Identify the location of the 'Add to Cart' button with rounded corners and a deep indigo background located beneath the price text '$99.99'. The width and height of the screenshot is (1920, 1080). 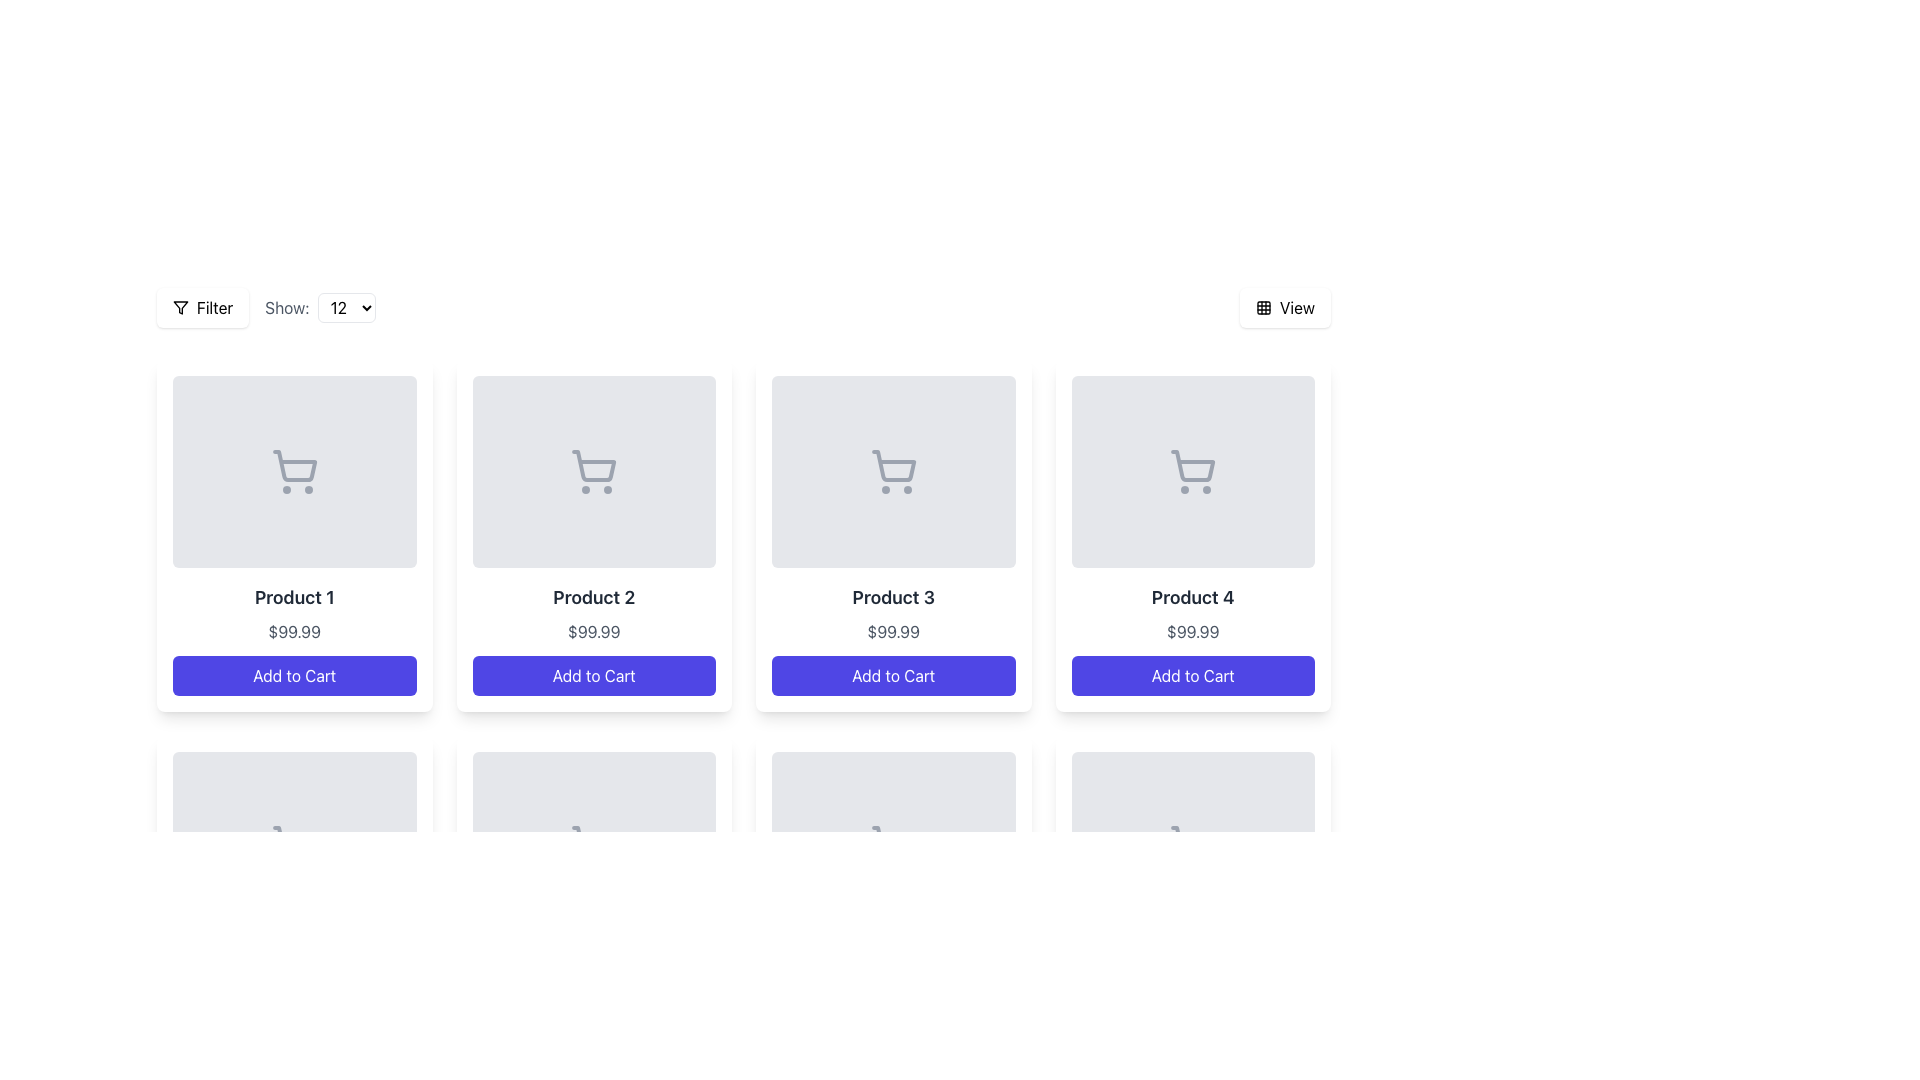
(593, 675).